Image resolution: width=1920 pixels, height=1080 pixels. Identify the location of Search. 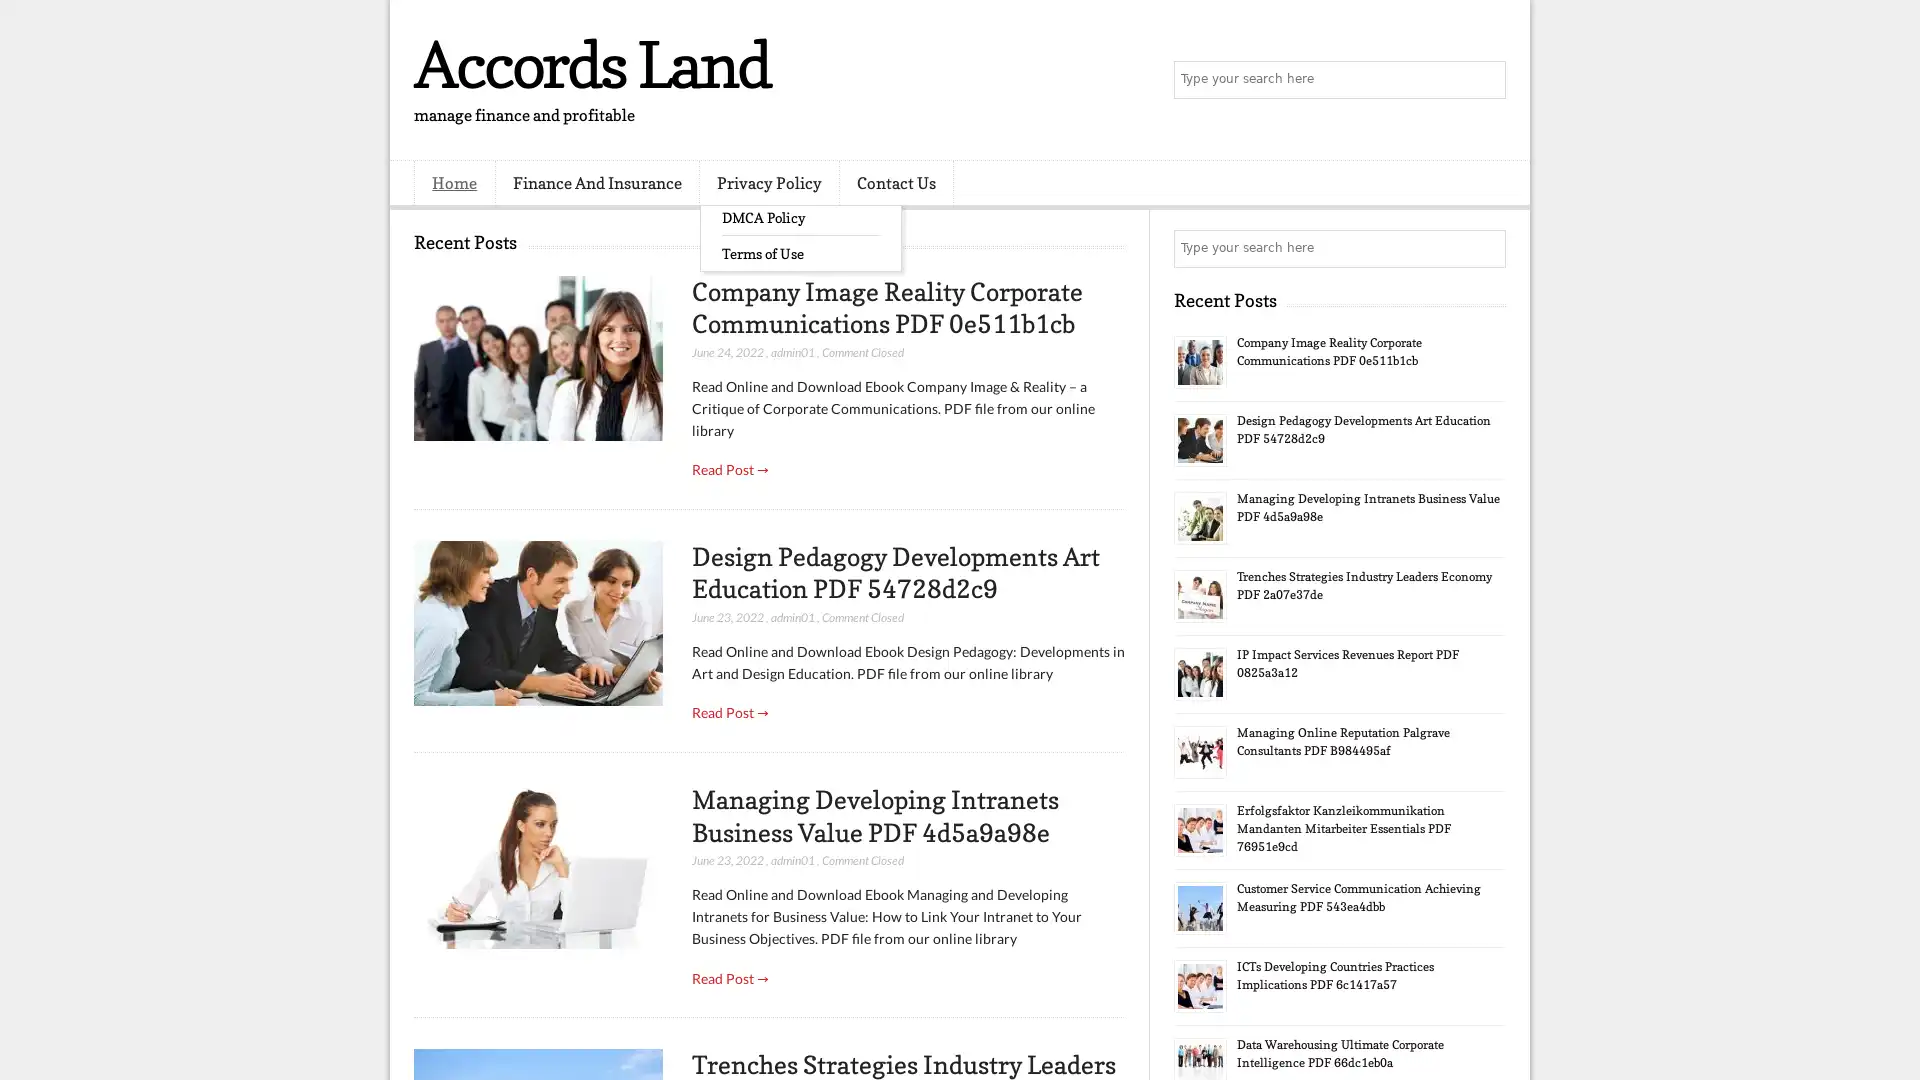
(1485, 80).